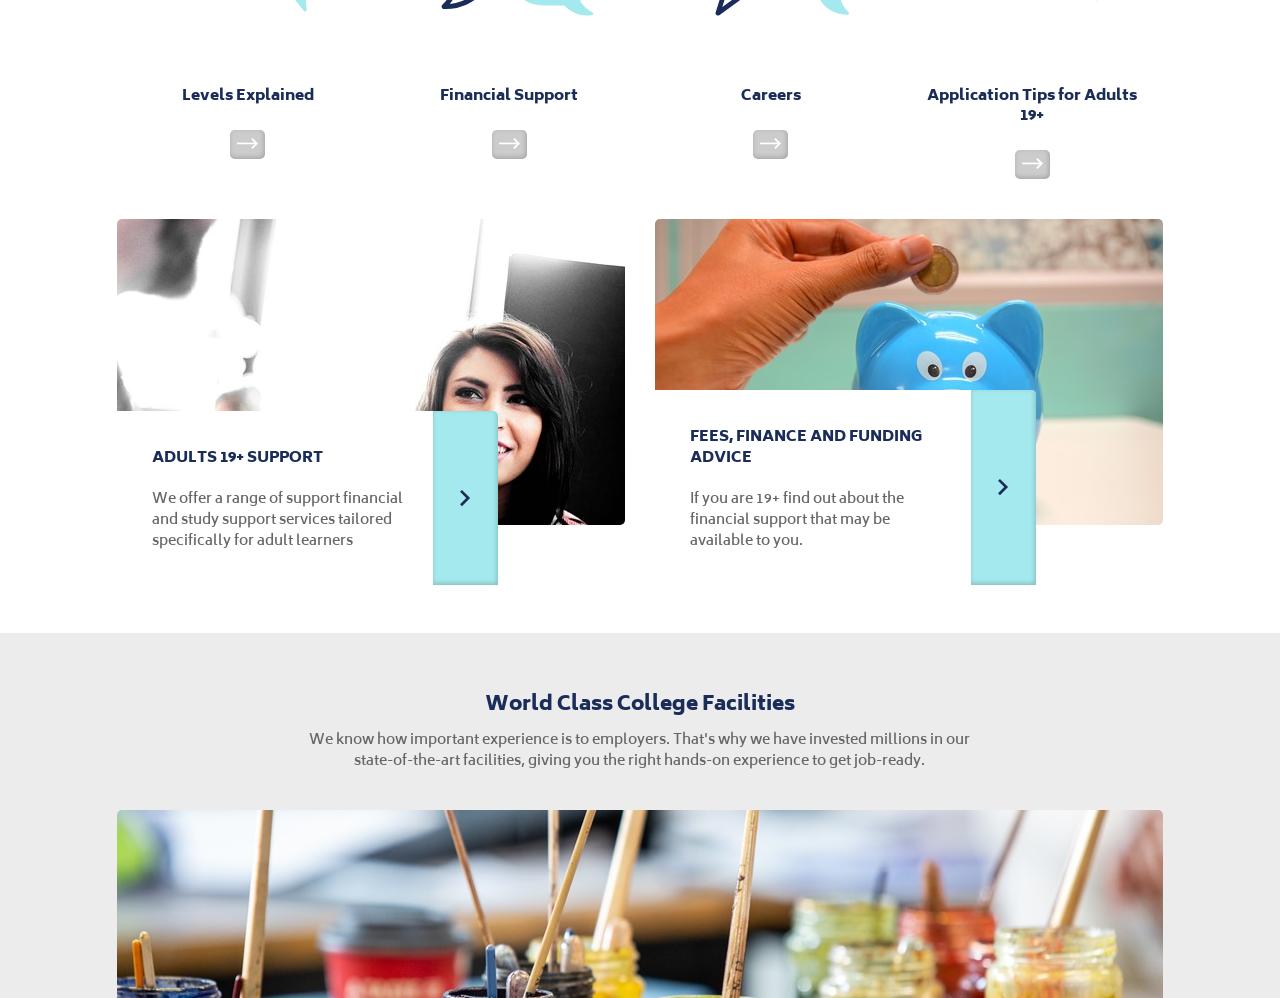 The width and height of the screenshot is (1280, 998). I want to click on 'World Class College Facilities', so click(637, 701).